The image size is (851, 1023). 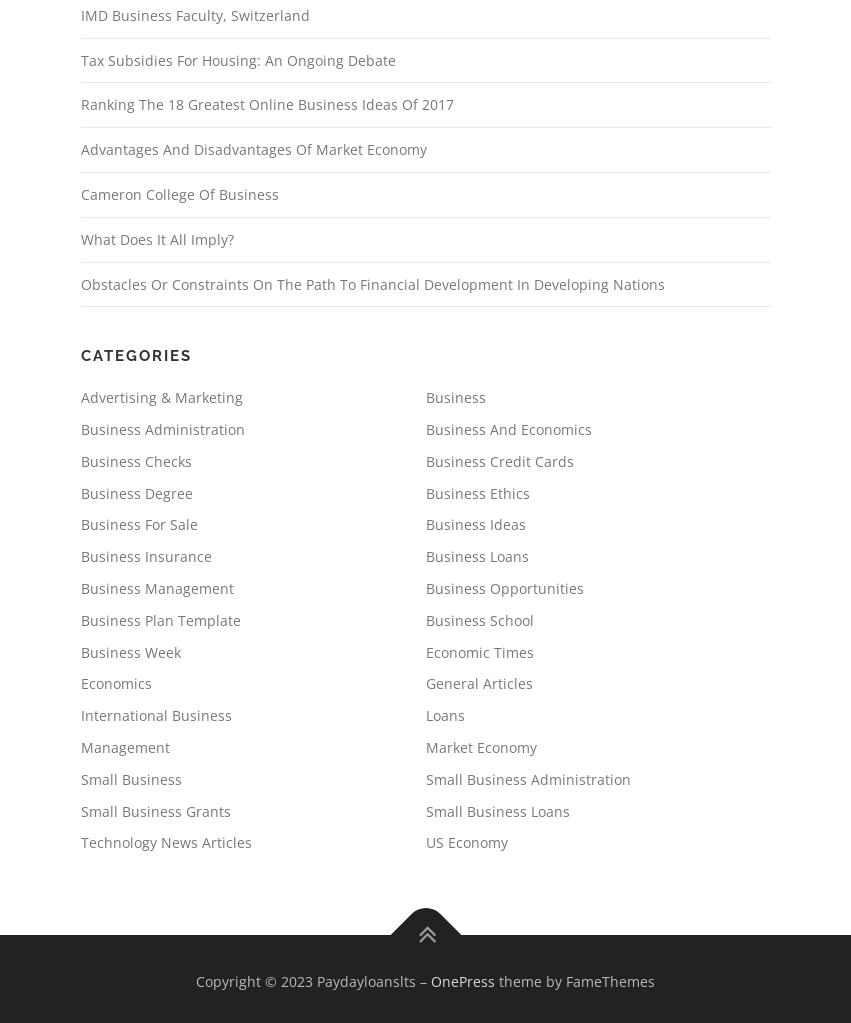 I want to click on 'Small Business Loans', so click(x=495, y=810).